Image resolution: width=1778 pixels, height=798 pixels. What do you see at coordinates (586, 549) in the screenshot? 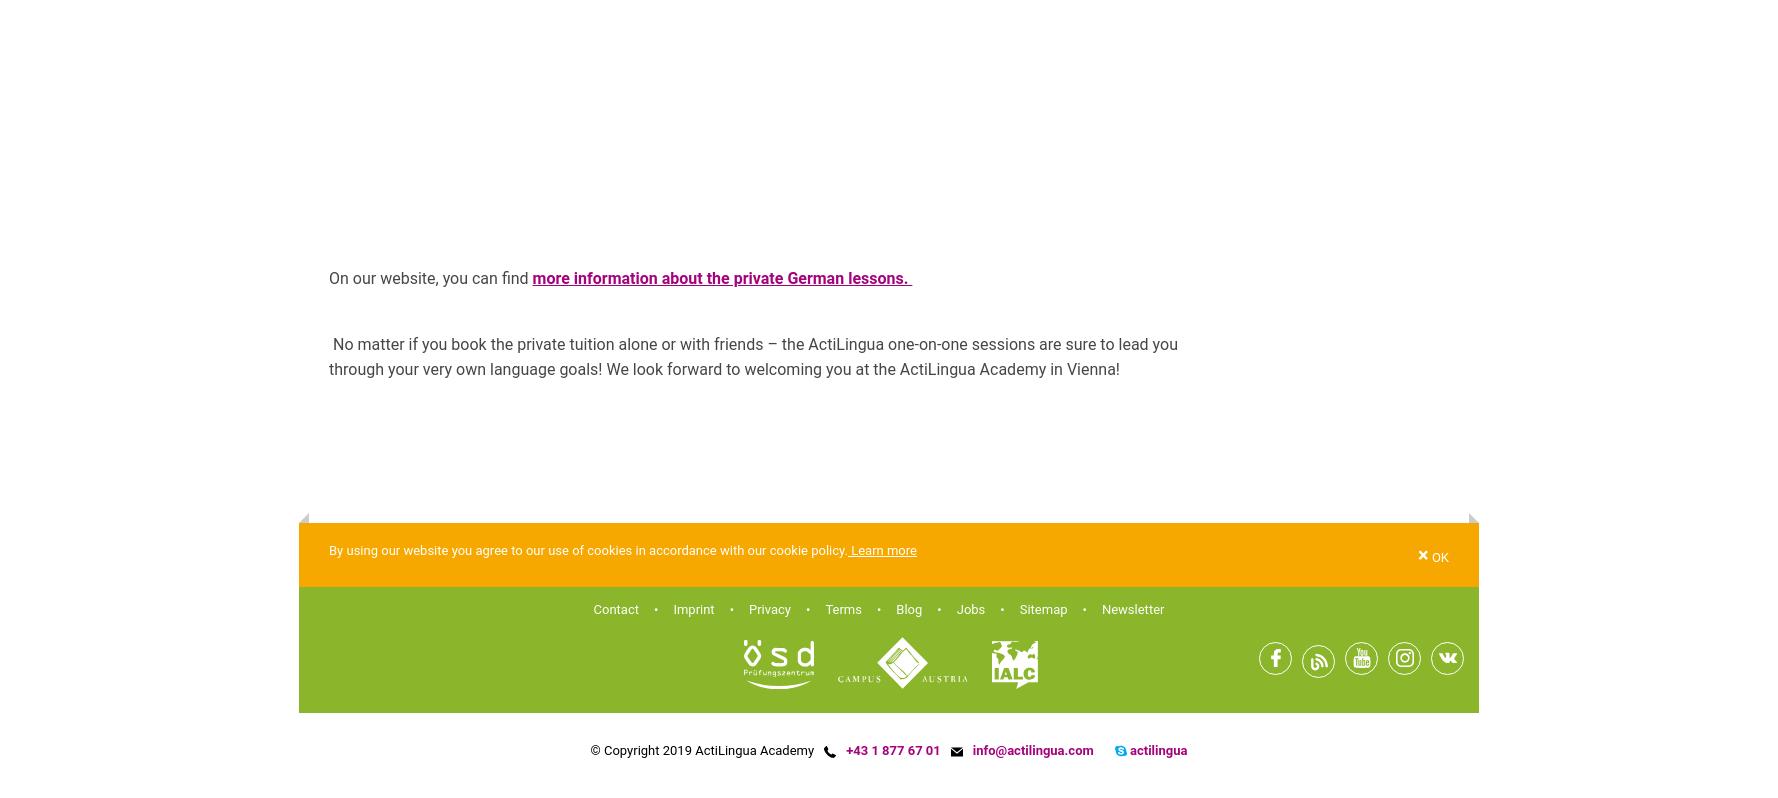
I see `'By using our website you agree to our use of cookies in accordance with our cookie policy.'` at bounding box center [586, 549].